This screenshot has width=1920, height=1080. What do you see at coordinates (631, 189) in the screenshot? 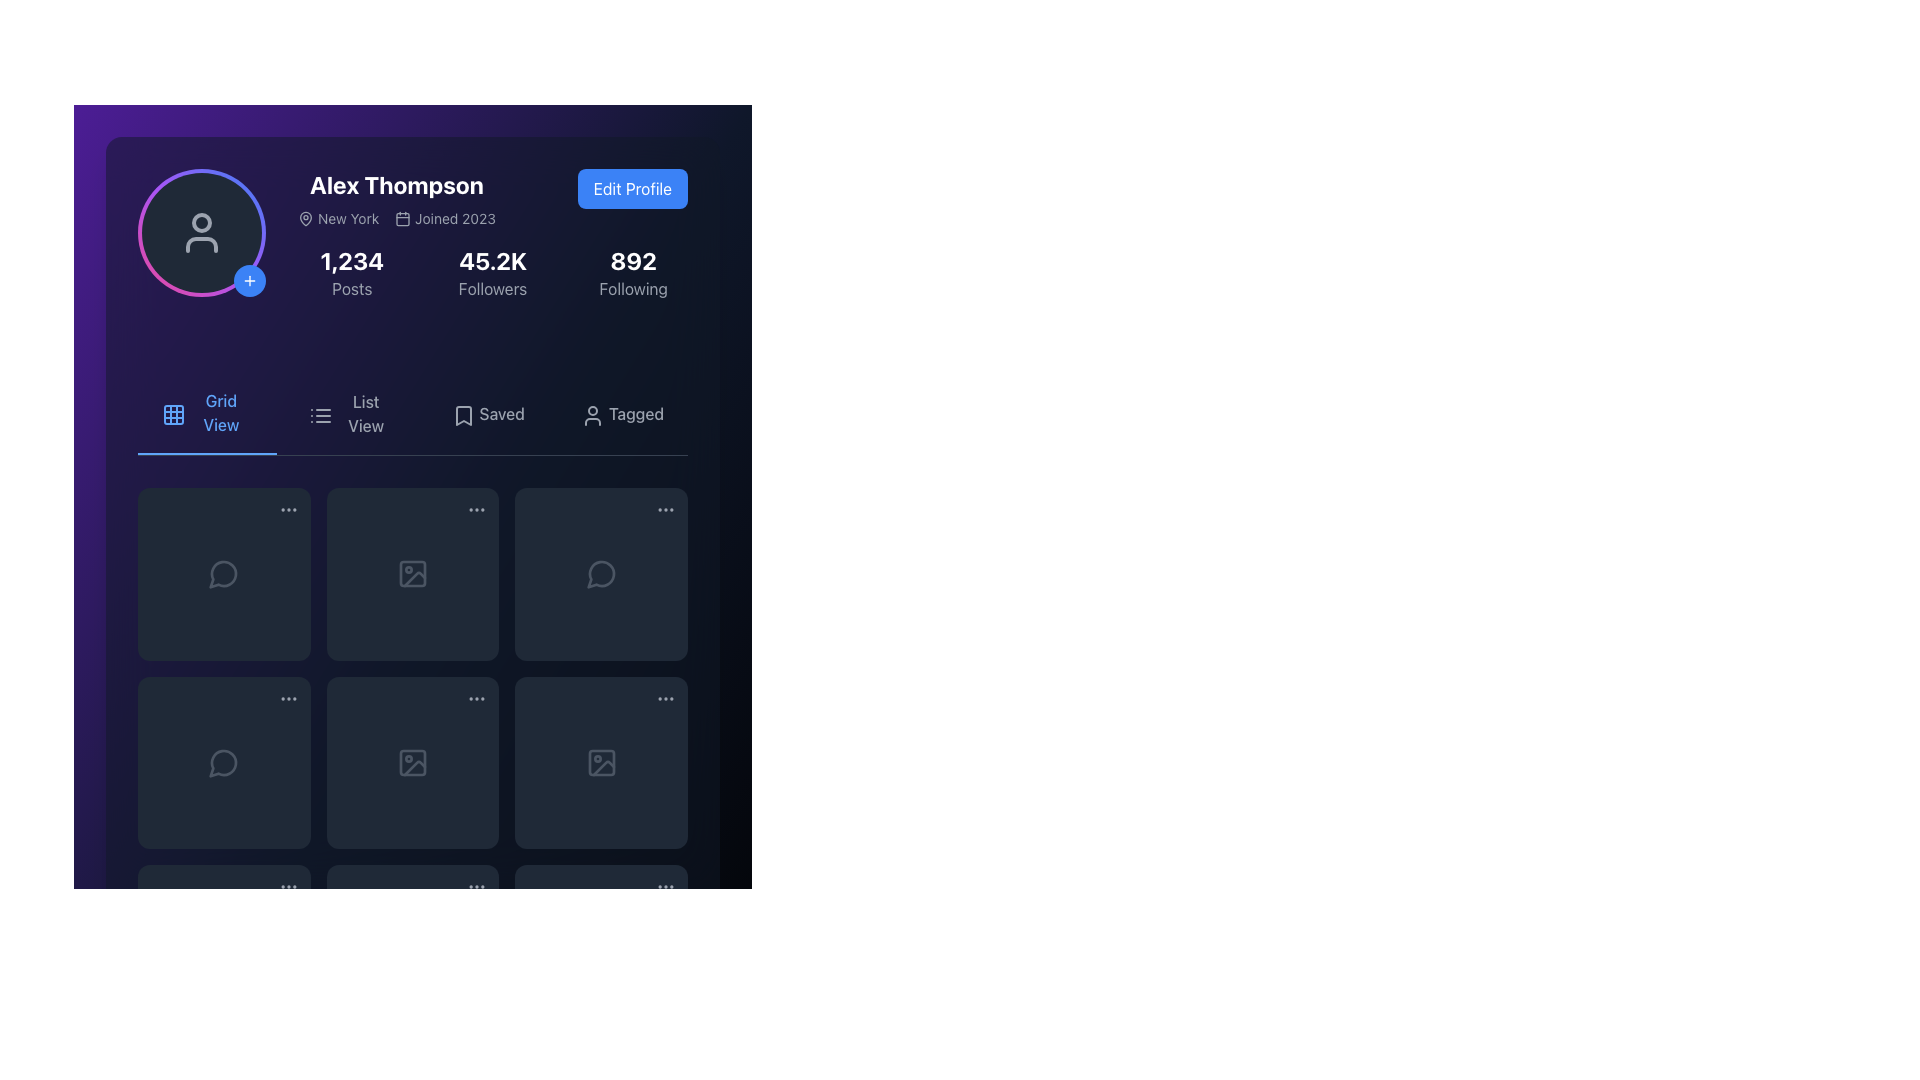
I see `the 'Edit Profile' button, which is a rectangular button with a blue background and white text, located at the top-right side of a header block` at bounding box center [631, 189].